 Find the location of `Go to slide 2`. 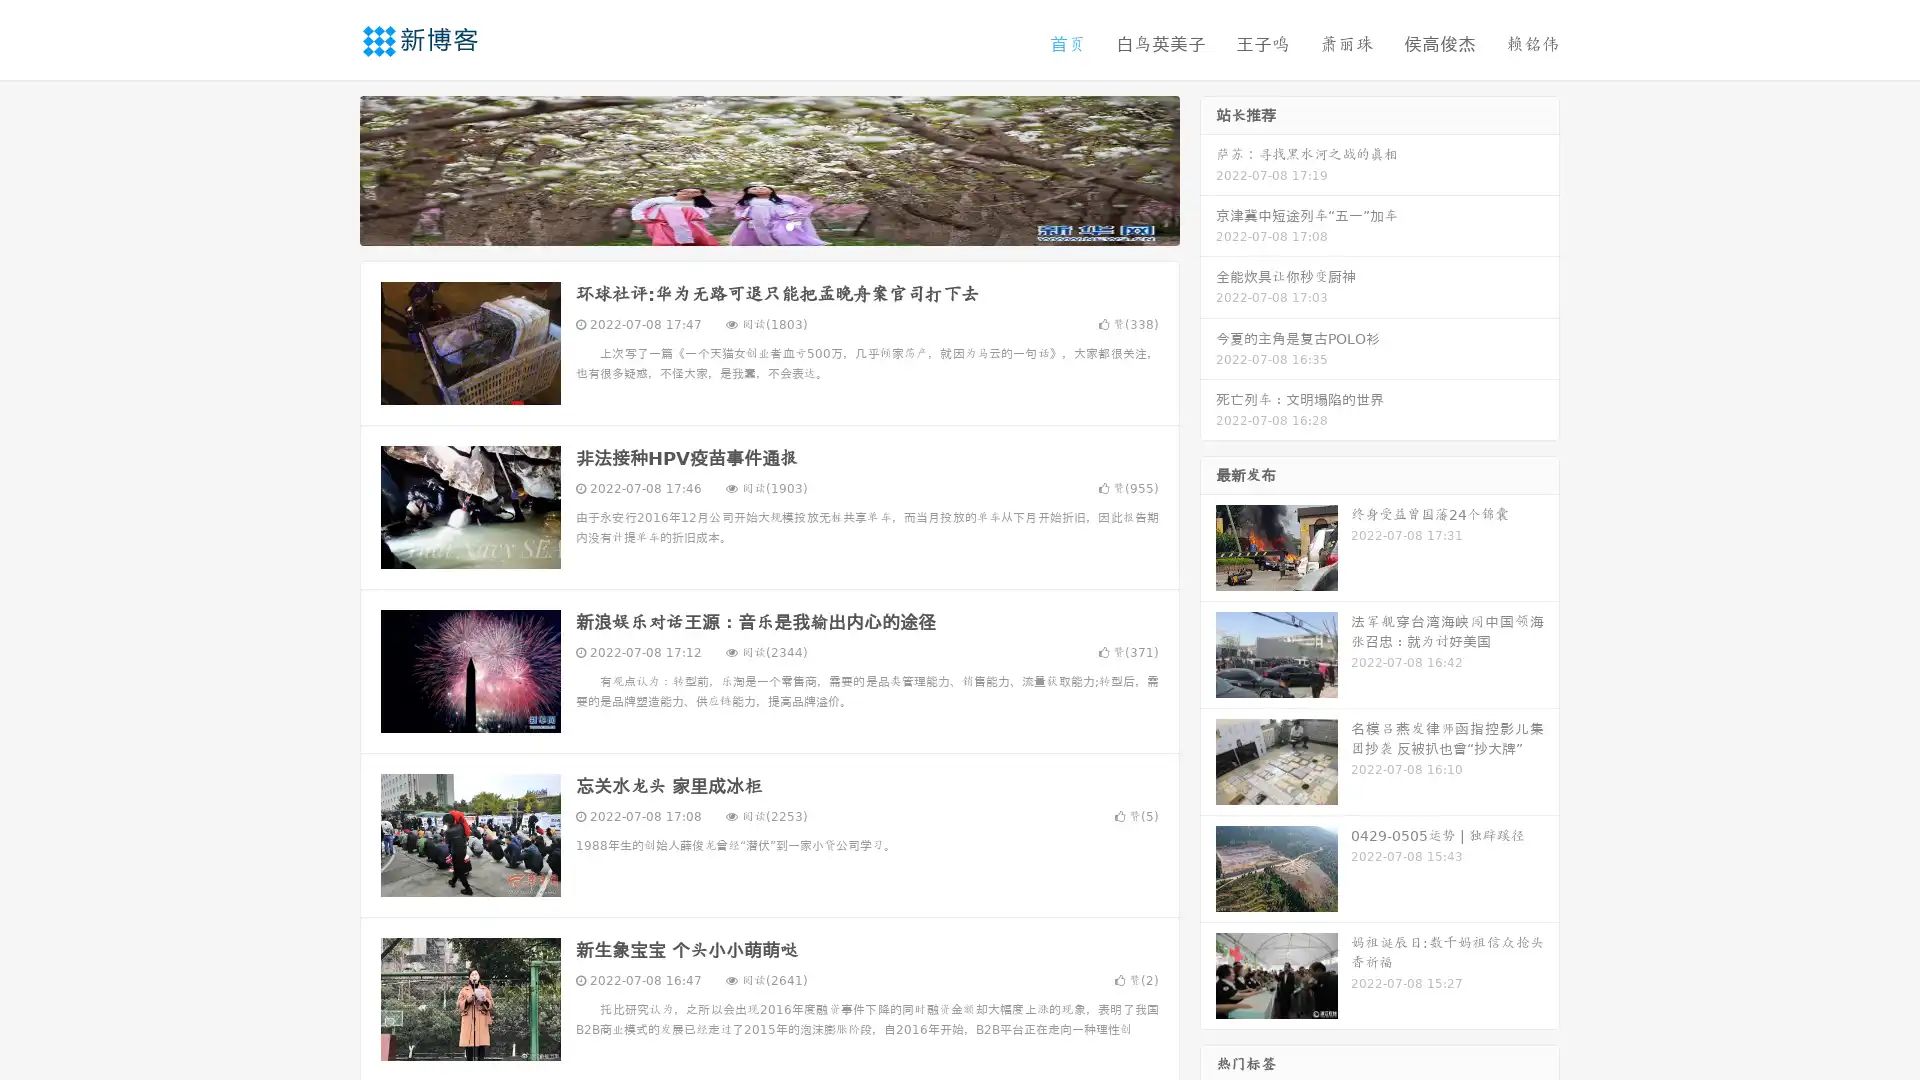

Go to slide 2 is located at coordinates (768, 225).